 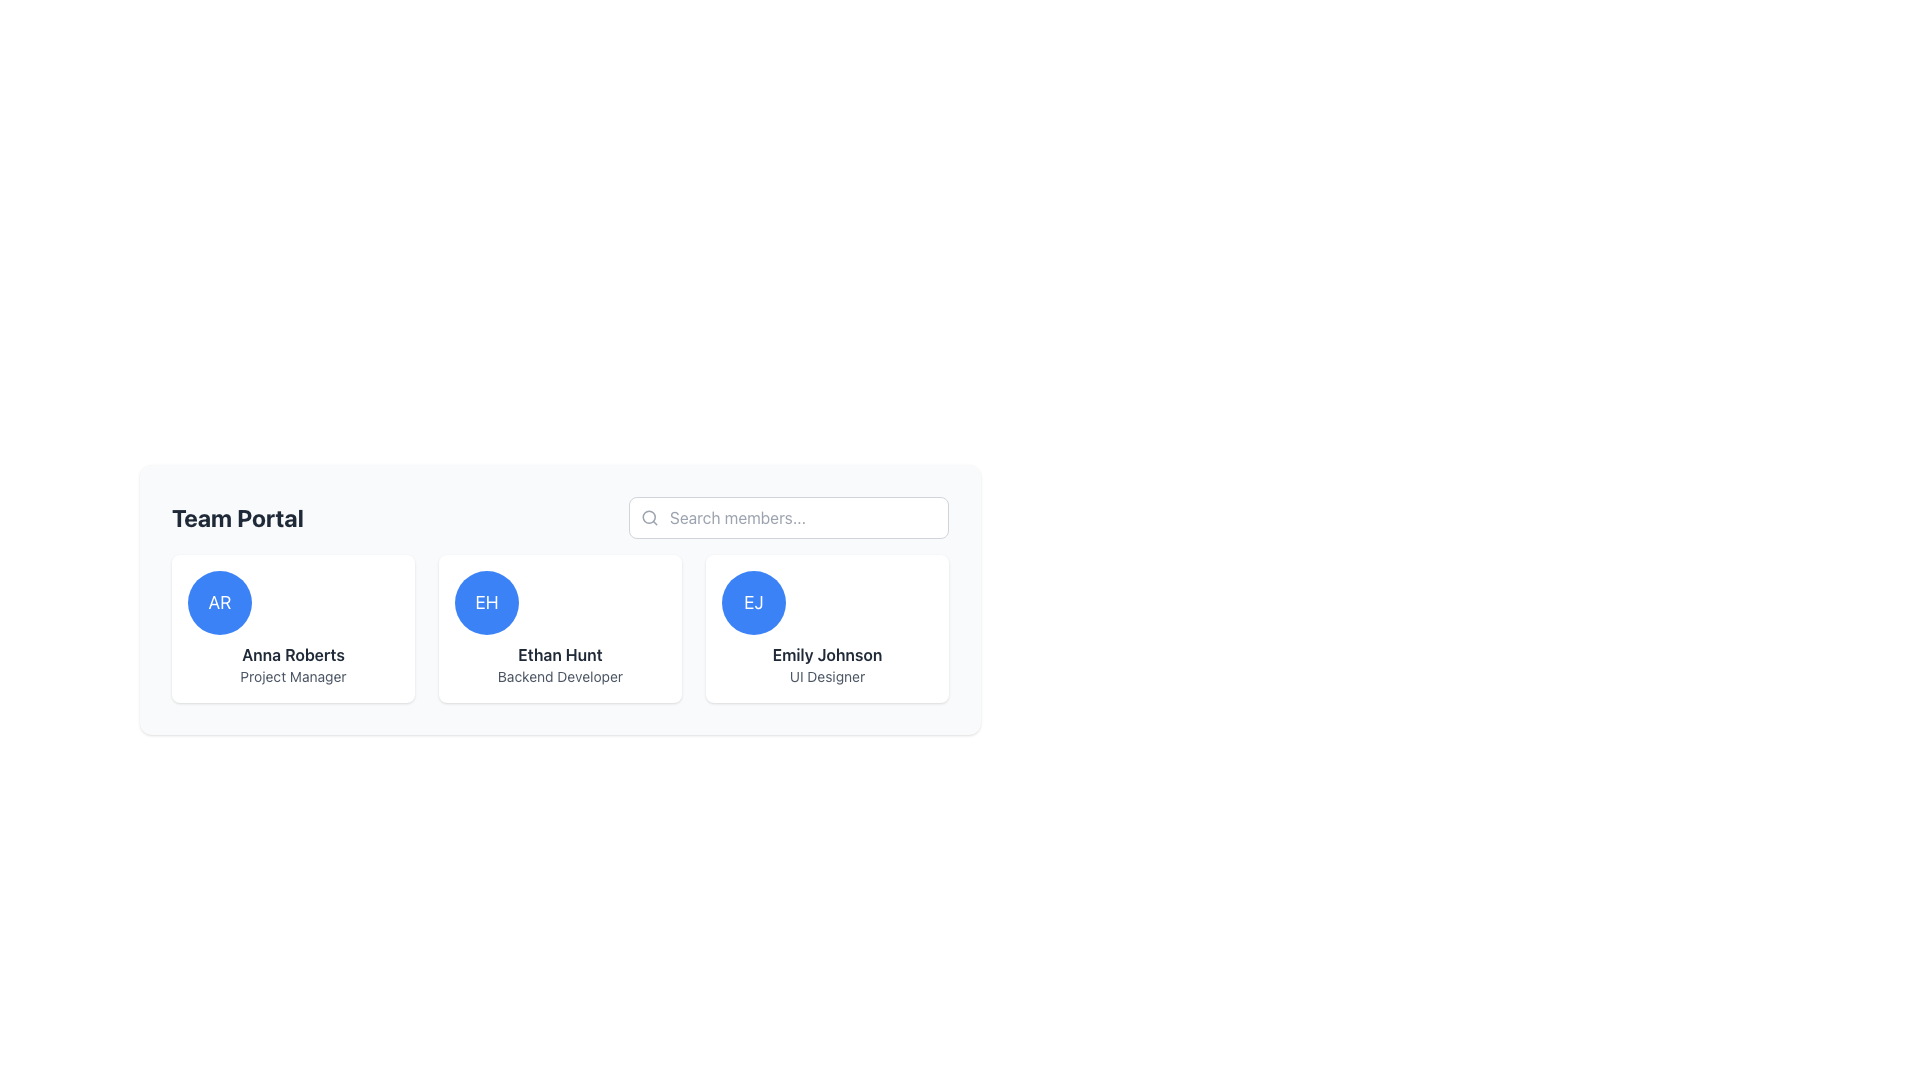 I want to click on contents of the text label displaying 'Emily Johnson', which is centrally located below the round blue avatar labeled 'EJ' and above the text 'UI Designer', so click(x=827, y=655).